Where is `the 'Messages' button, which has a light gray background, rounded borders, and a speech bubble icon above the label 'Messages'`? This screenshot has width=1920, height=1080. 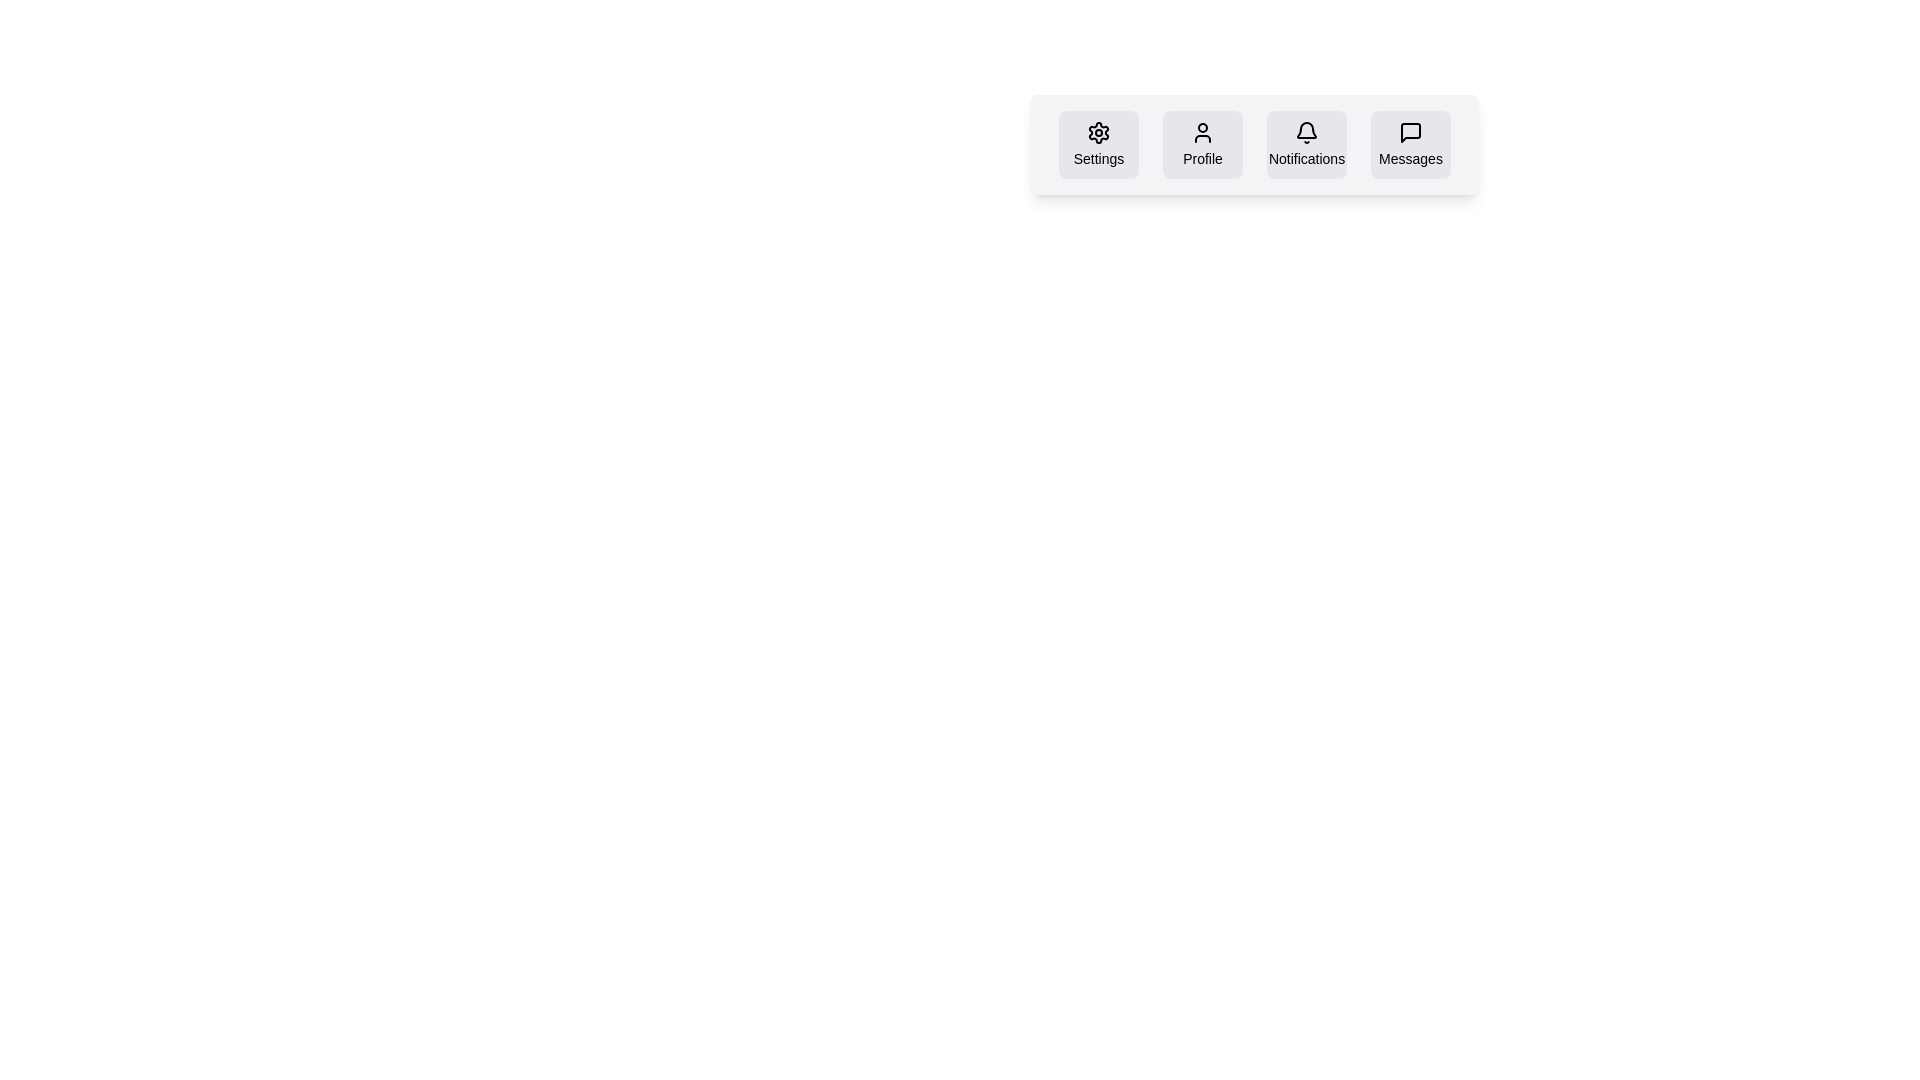 the 'Messages' button, which has a light gray background, rounded borders, and a speech bubble icon above the label 'Messages' is located at coordinates (1410, 144).